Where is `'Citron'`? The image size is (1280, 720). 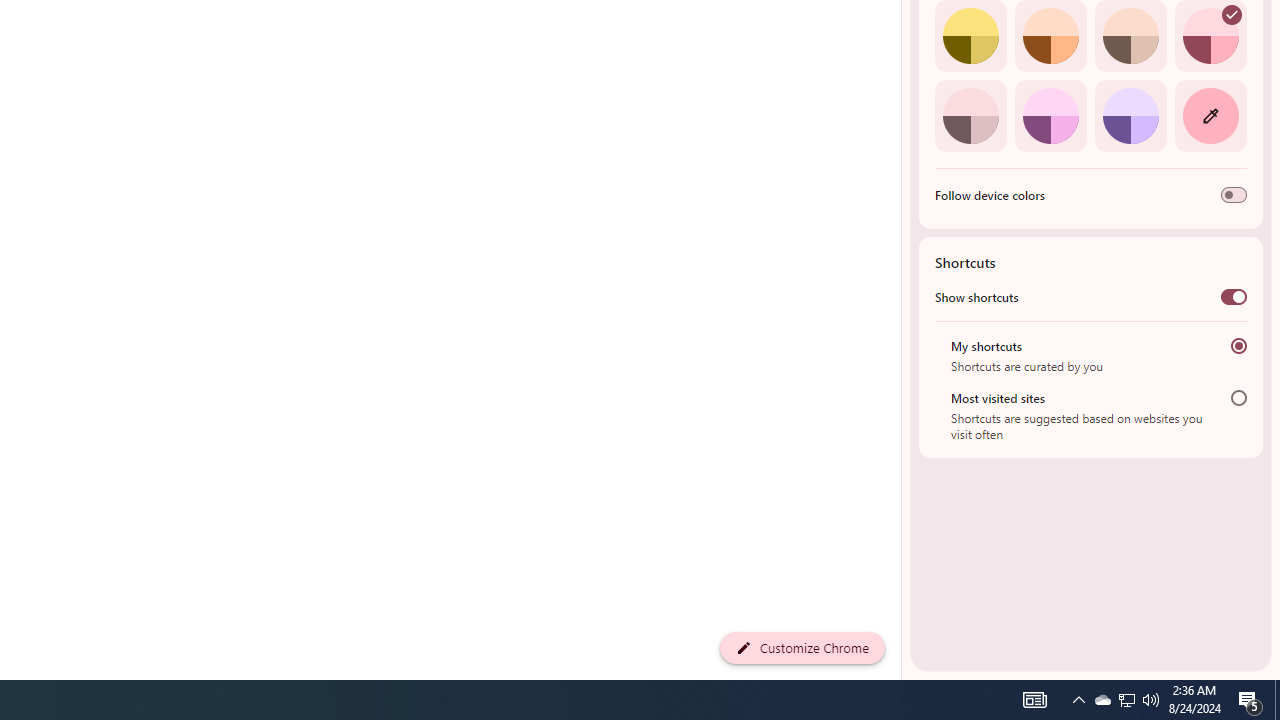 'Citron' is located at coordinates (970, 36).